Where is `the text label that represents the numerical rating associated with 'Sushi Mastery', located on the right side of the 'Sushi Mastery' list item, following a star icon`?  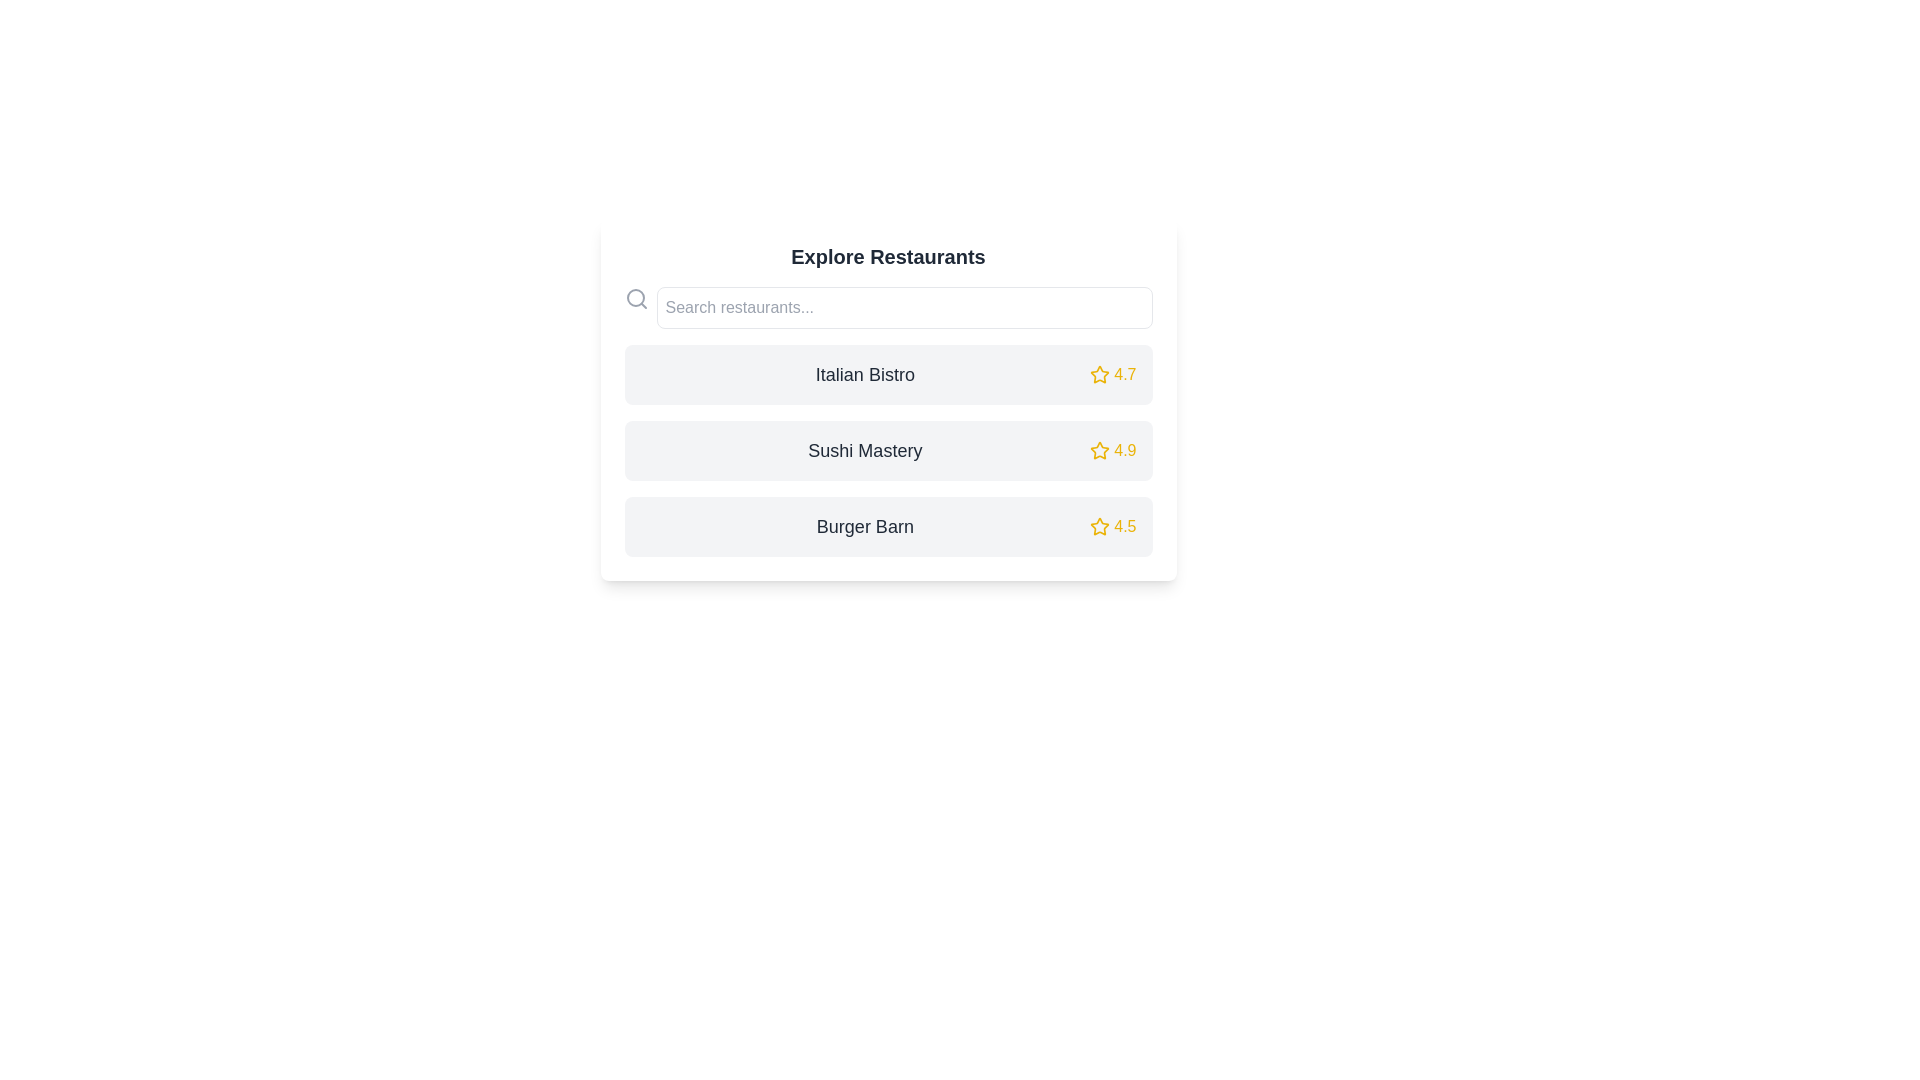 the text label that represents the numerical rating associated with 'Sushi Mastery', located on the right side of the 'Sushi Mastery' list item, following a star icon is located at coordinates (1125, 451).